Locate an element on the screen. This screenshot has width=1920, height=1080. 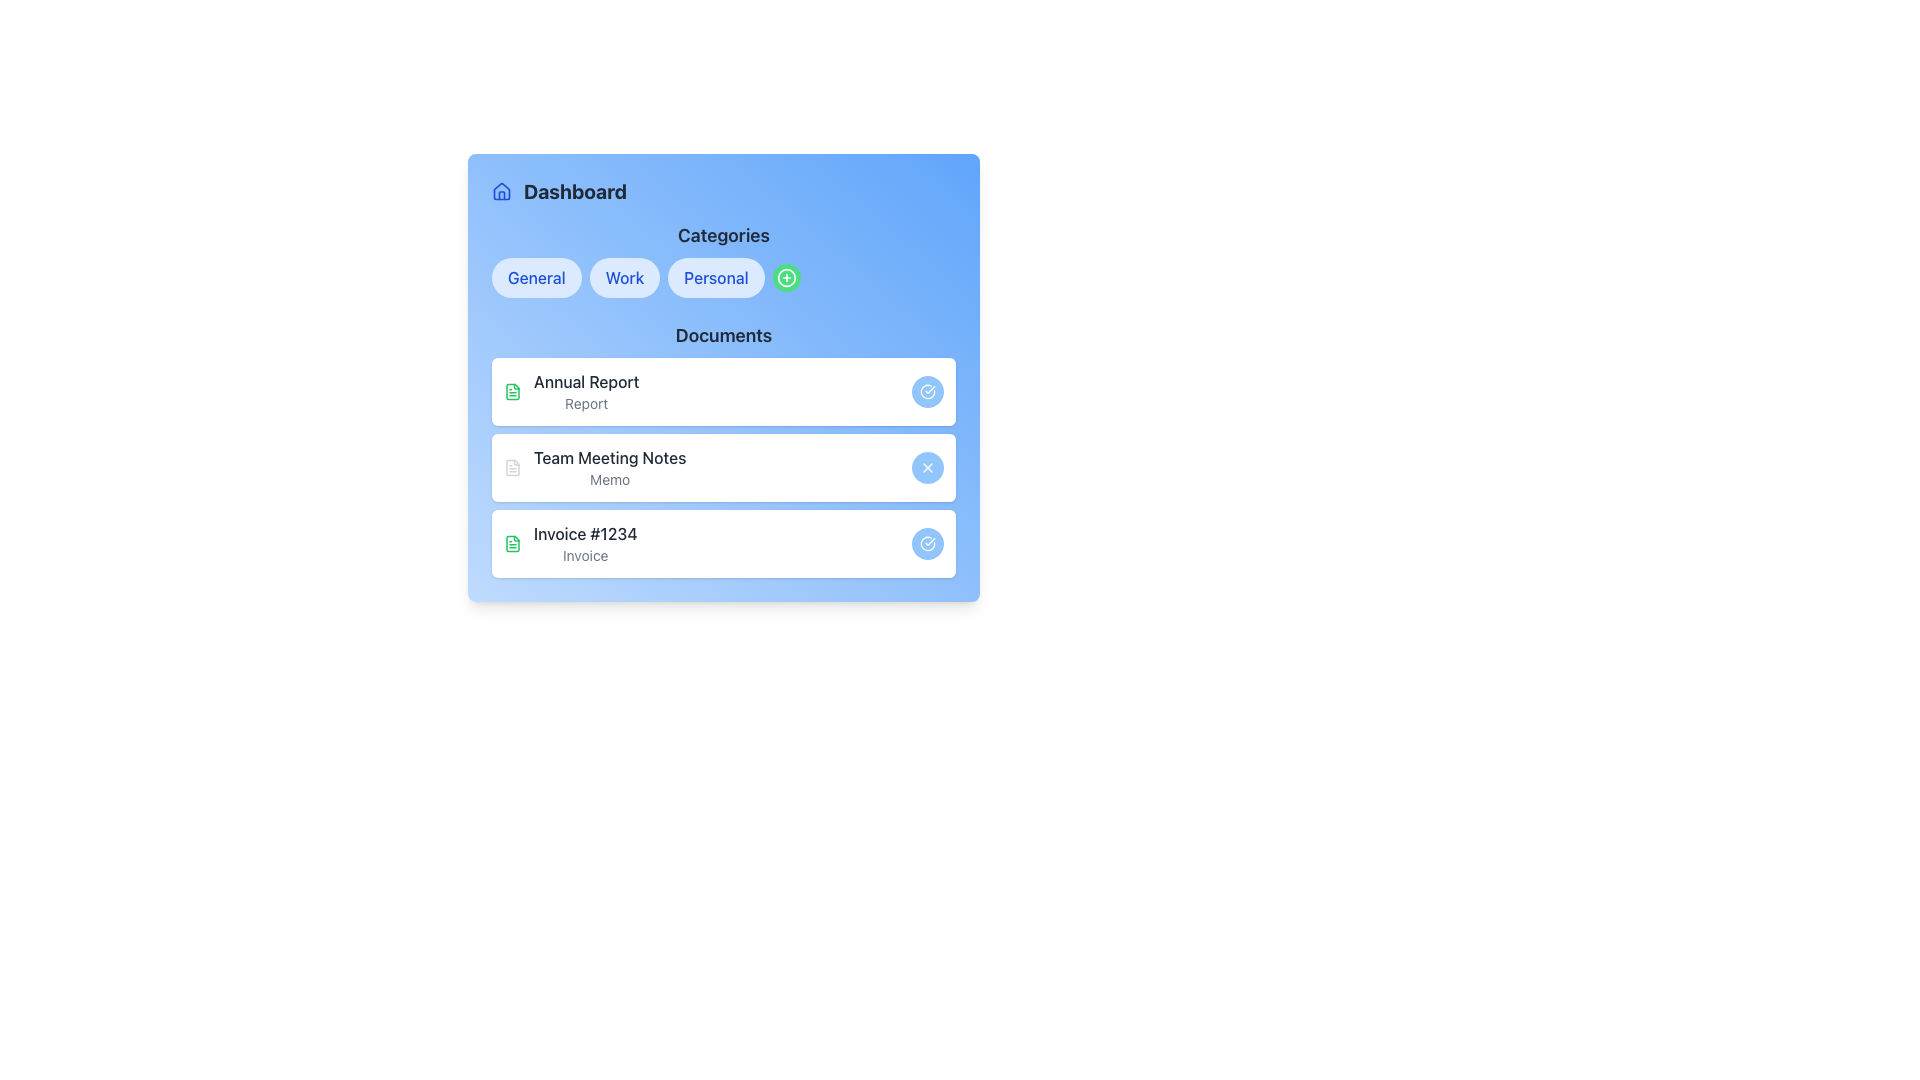
the green circular button with a white outlined circle and a centered plus sign located in the 'Categories' section is located at coordinates (785, 277).